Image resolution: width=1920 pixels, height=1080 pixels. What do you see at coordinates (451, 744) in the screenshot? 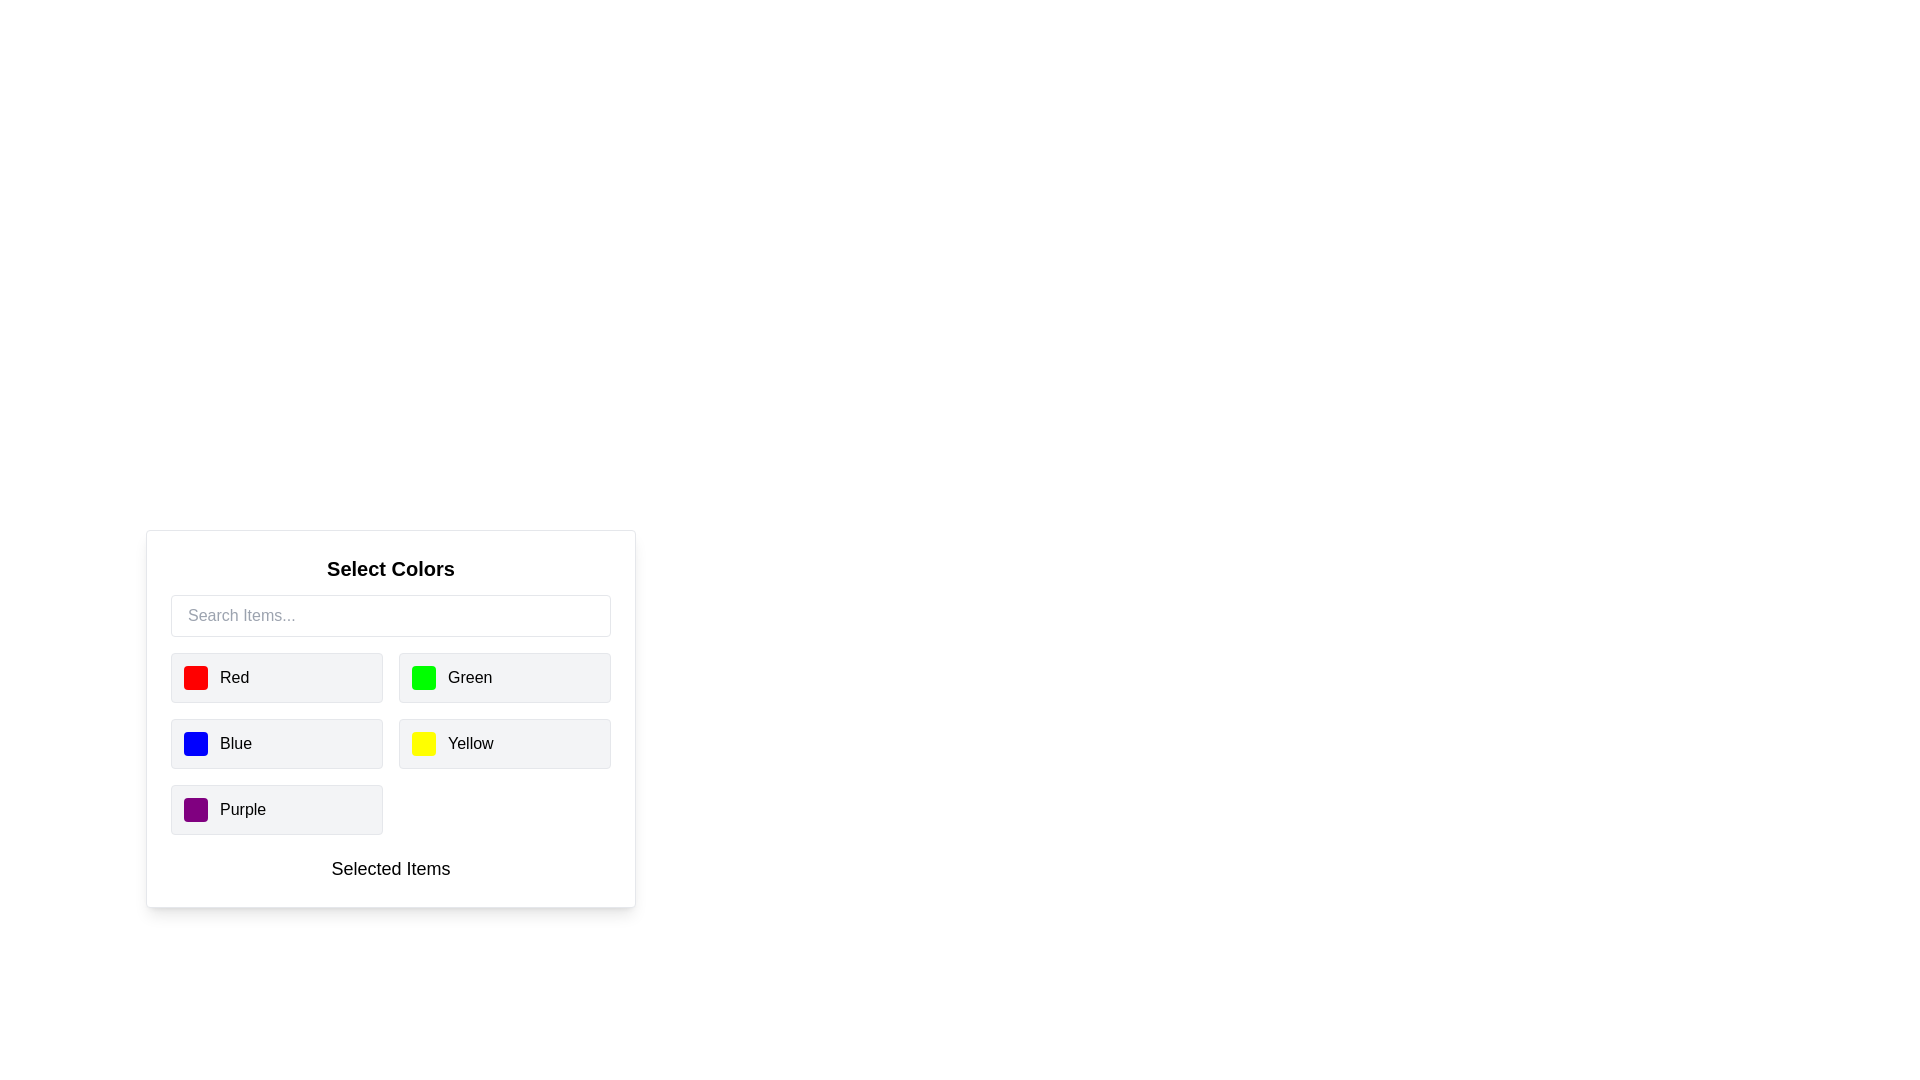
I see `the color indicator labeled 'Yellow' in the color selection interface, located in the lower right quadrant of the panel` at bounding box center [451, 744].